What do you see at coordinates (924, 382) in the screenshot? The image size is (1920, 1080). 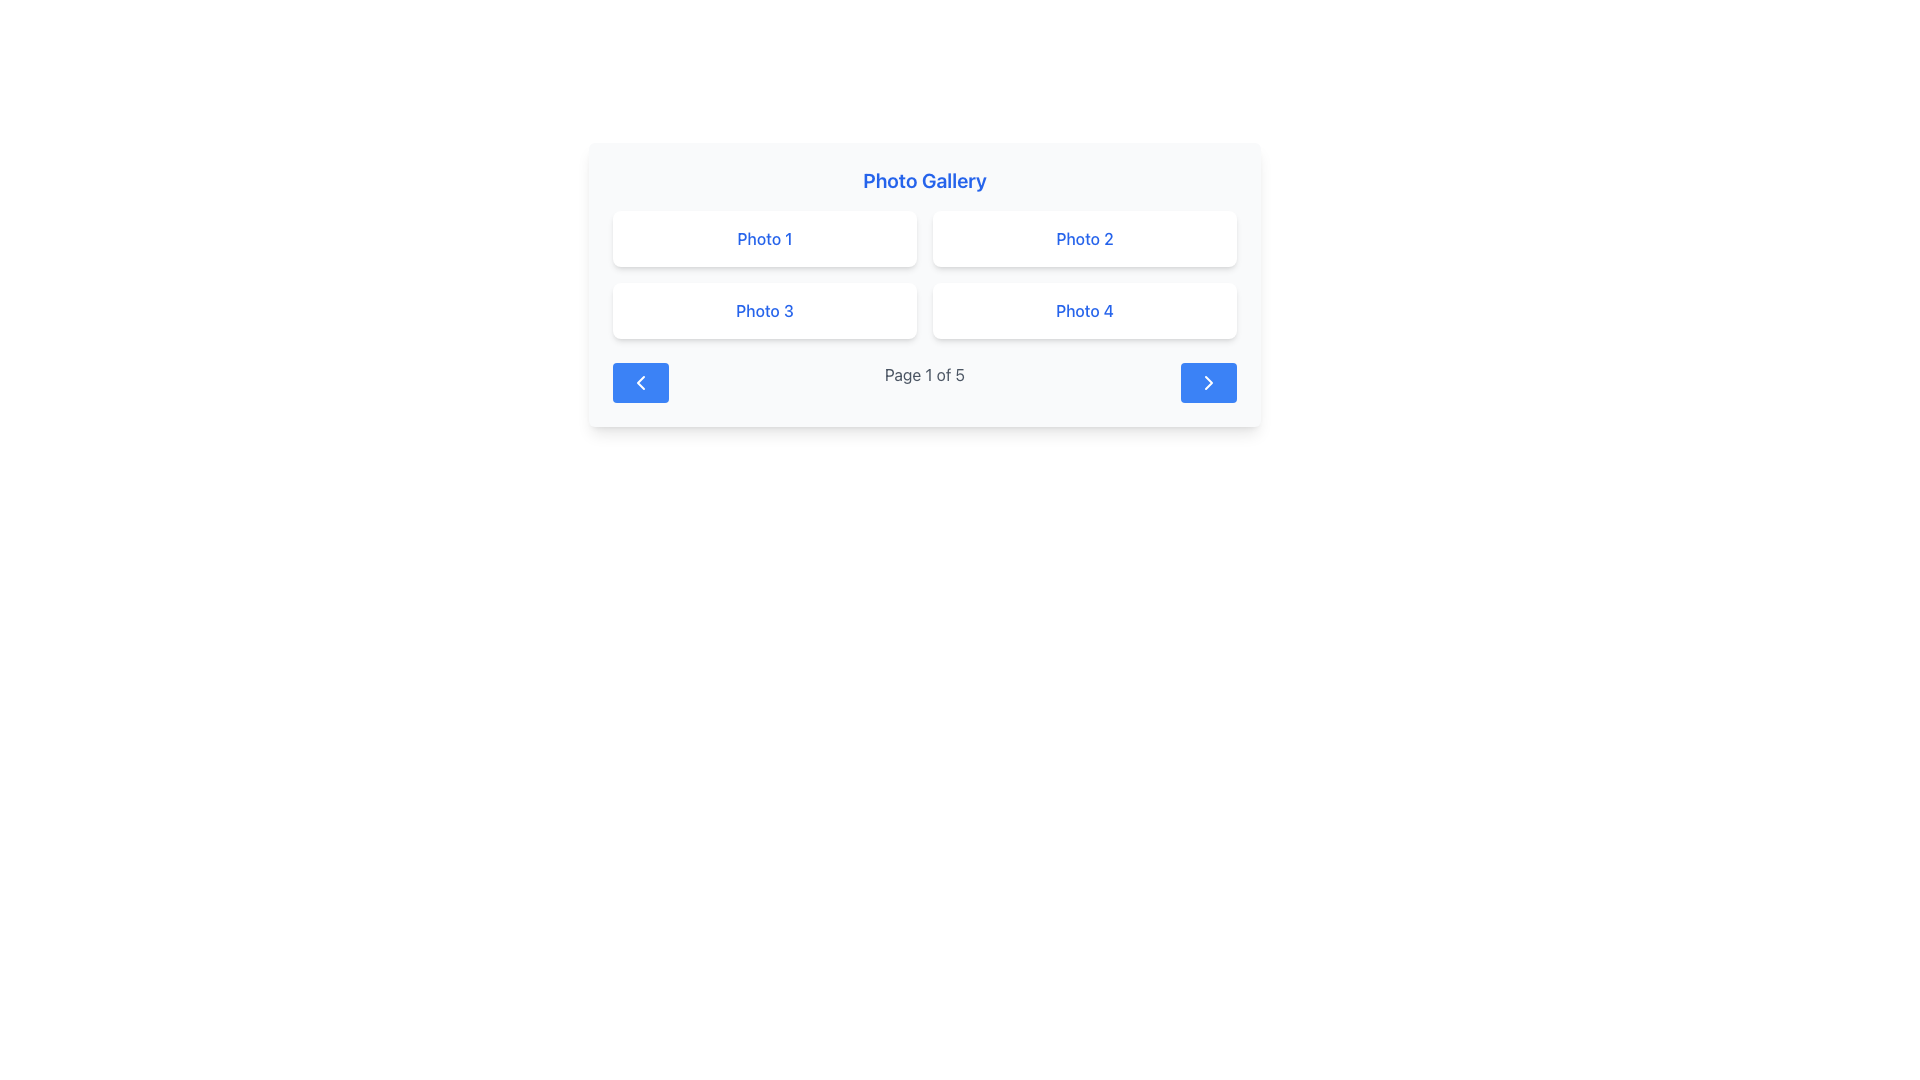 I see `the text label displaying 'Page 1 of 5', which is styled with a gray font color and located centrally in the bottom horizontal navigation control` at bounding box center [924, 382].